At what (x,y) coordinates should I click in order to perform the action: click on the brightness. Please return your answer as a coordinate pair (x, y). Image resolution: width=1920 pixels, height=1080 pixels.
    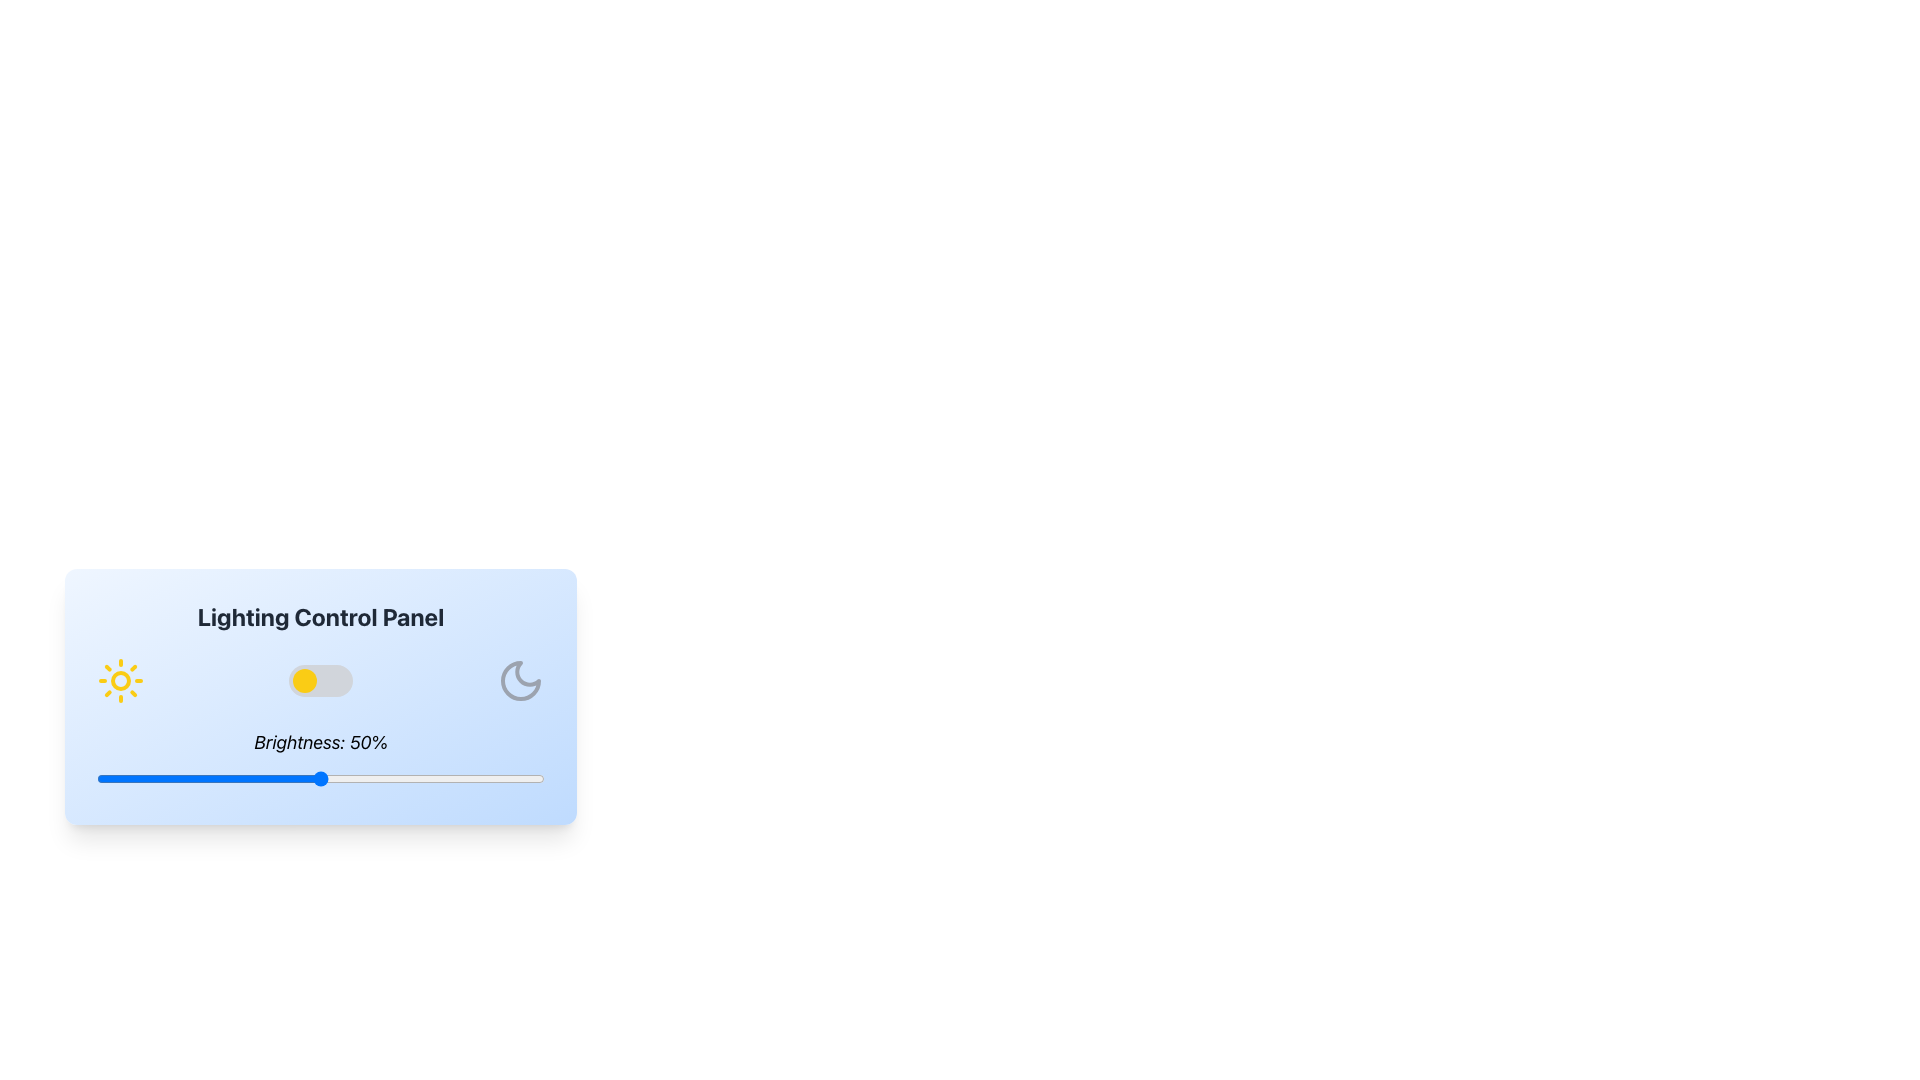
    Looking at the image, I should click on (266, 778).